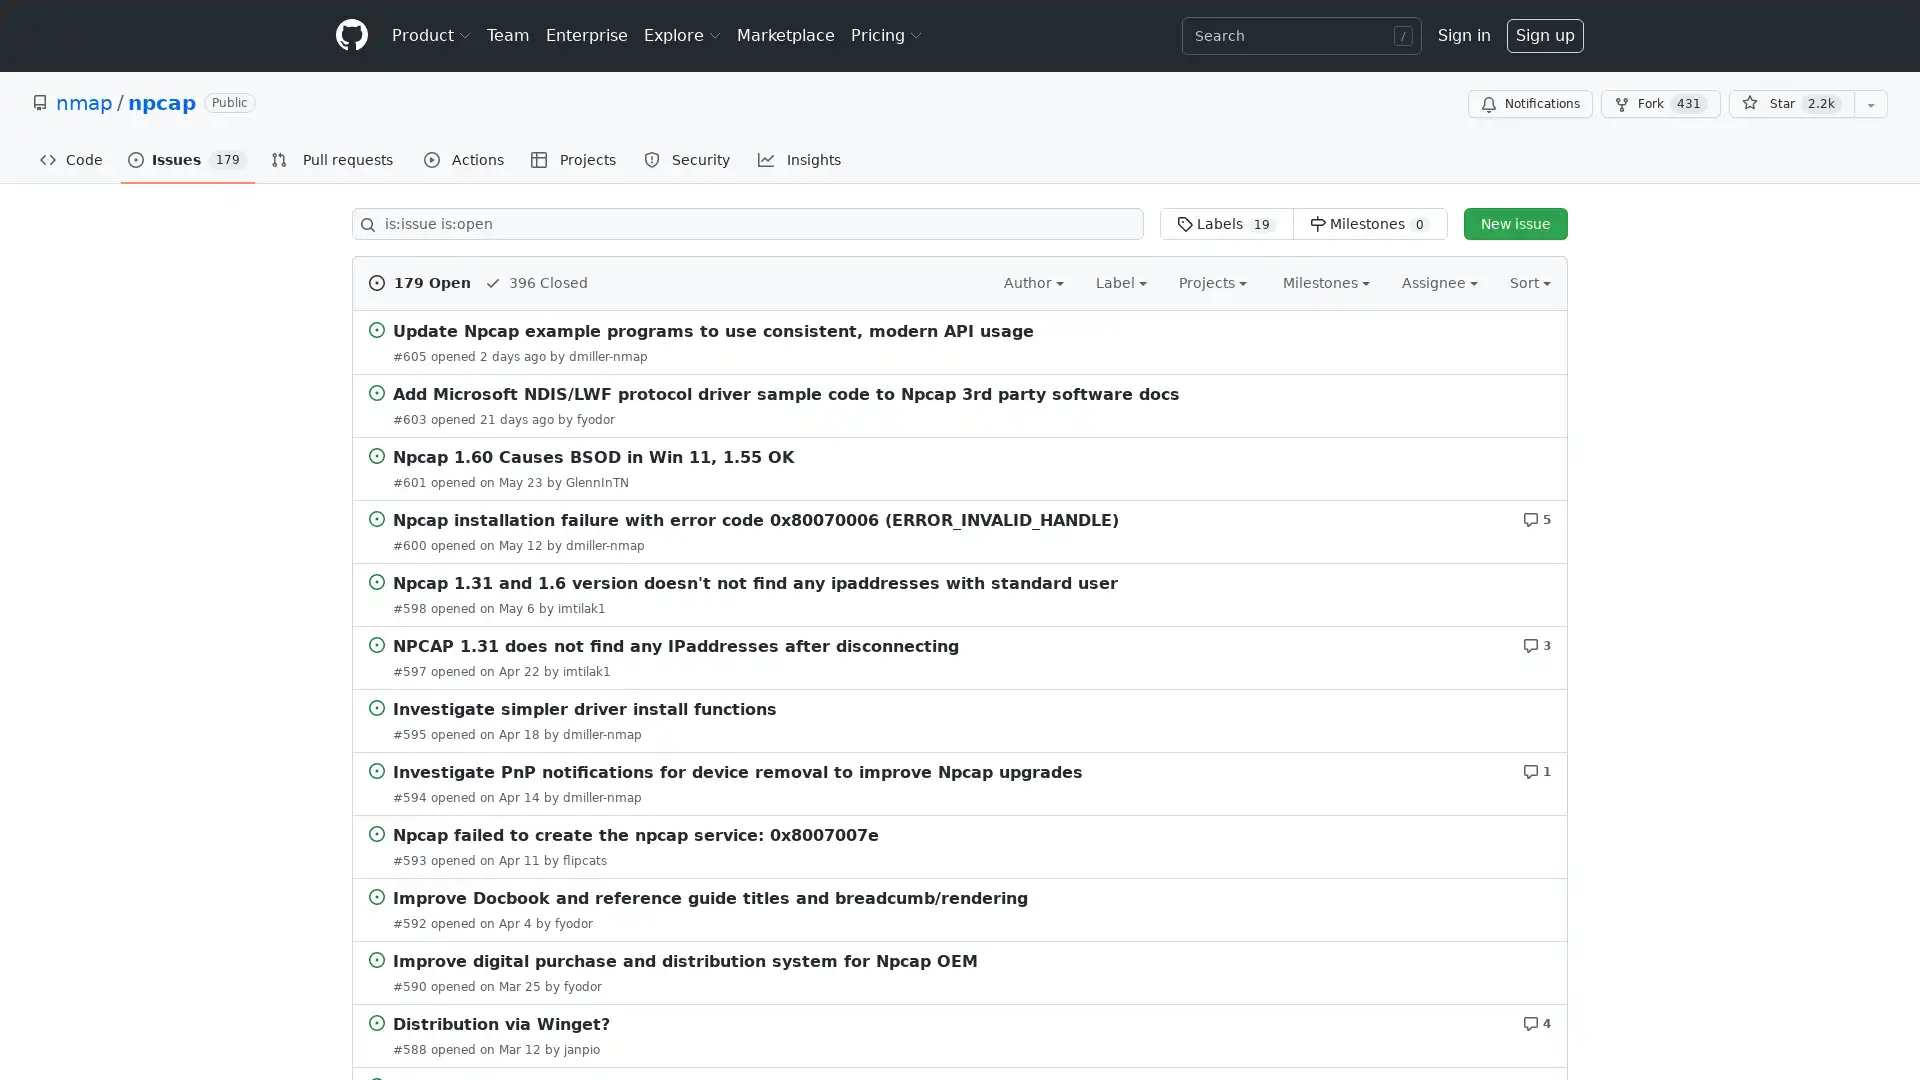 This screenshot has height=1080, width=1920. What do you see at coordinates (1870, 104) in the screenshot?
I see `You must be signed in to add this repository to a list` at bounding box center [1870, 104].